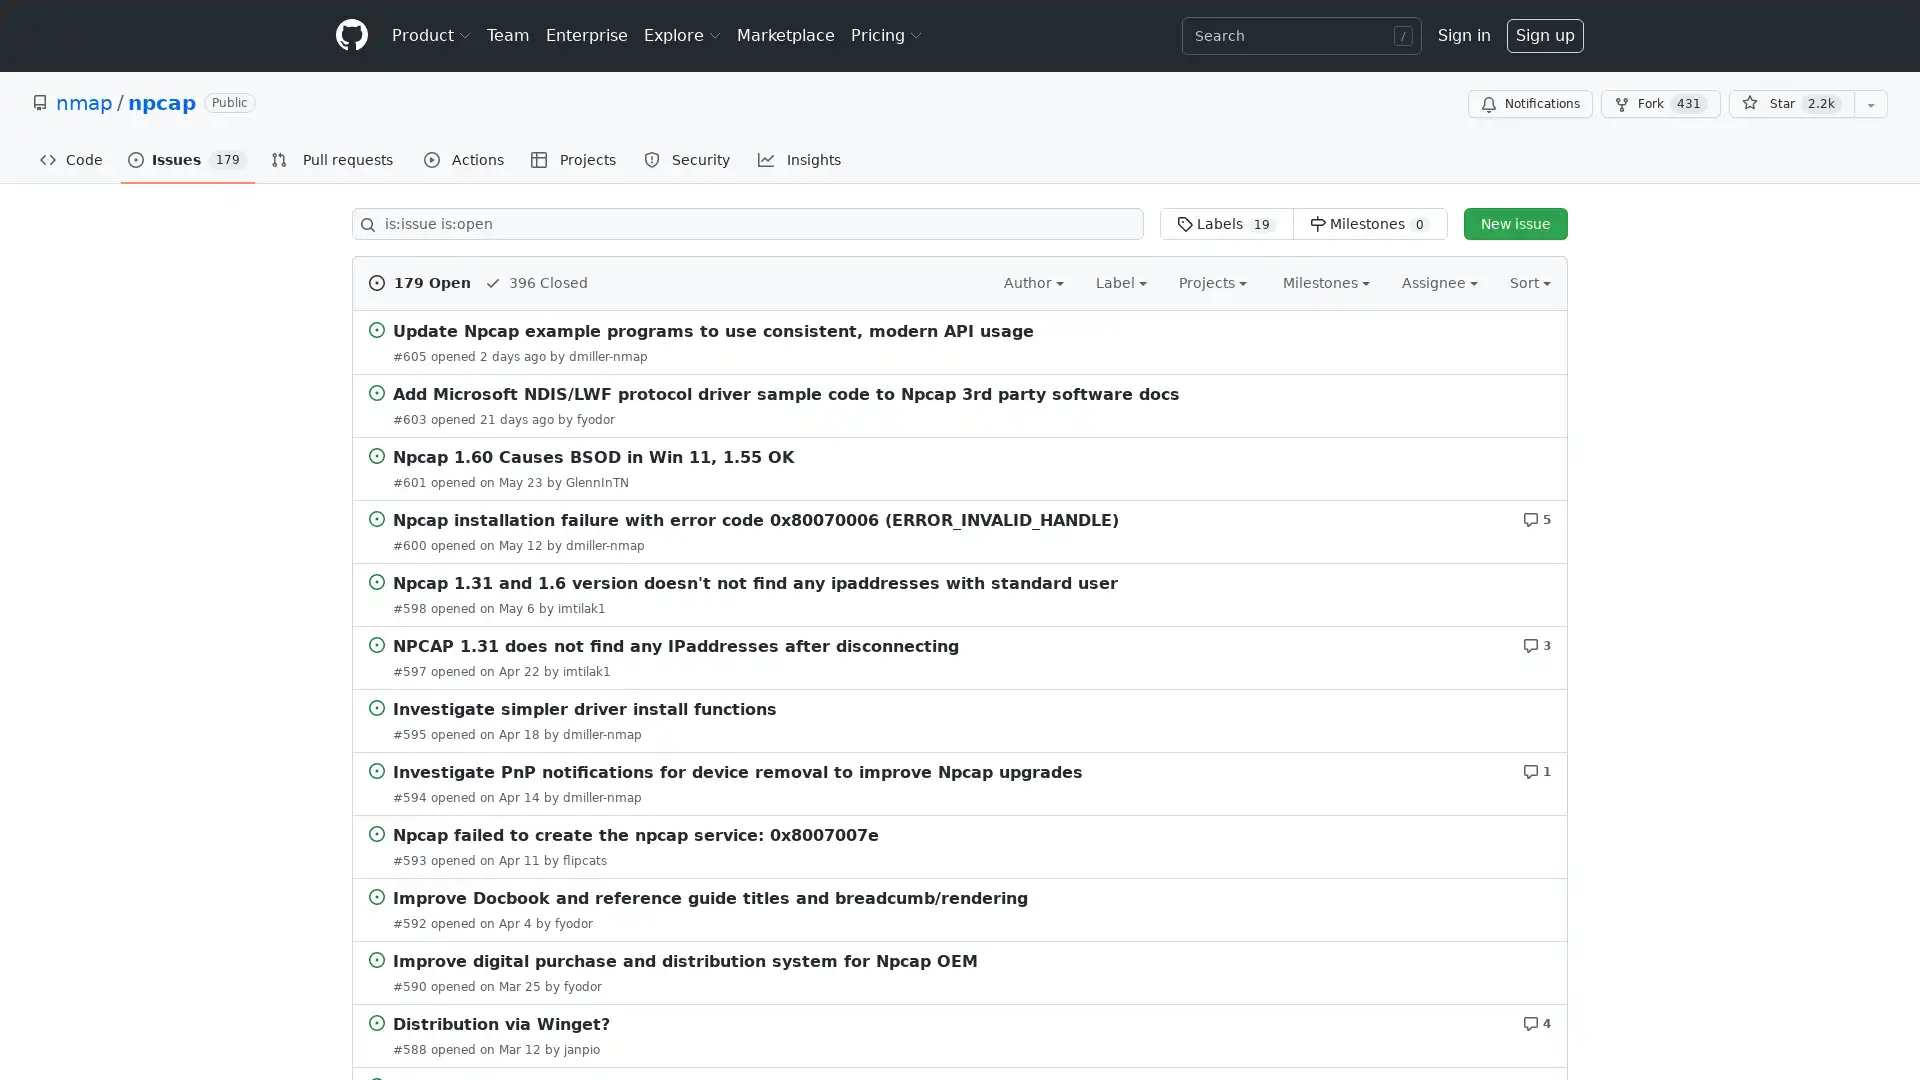 This screenshot has height=1080, width=1920. What do you see at coordinates (1870, 104) in the screenshot?
I see `You must be signed in to add this repository to a list` at bounding box center [1870, 104].